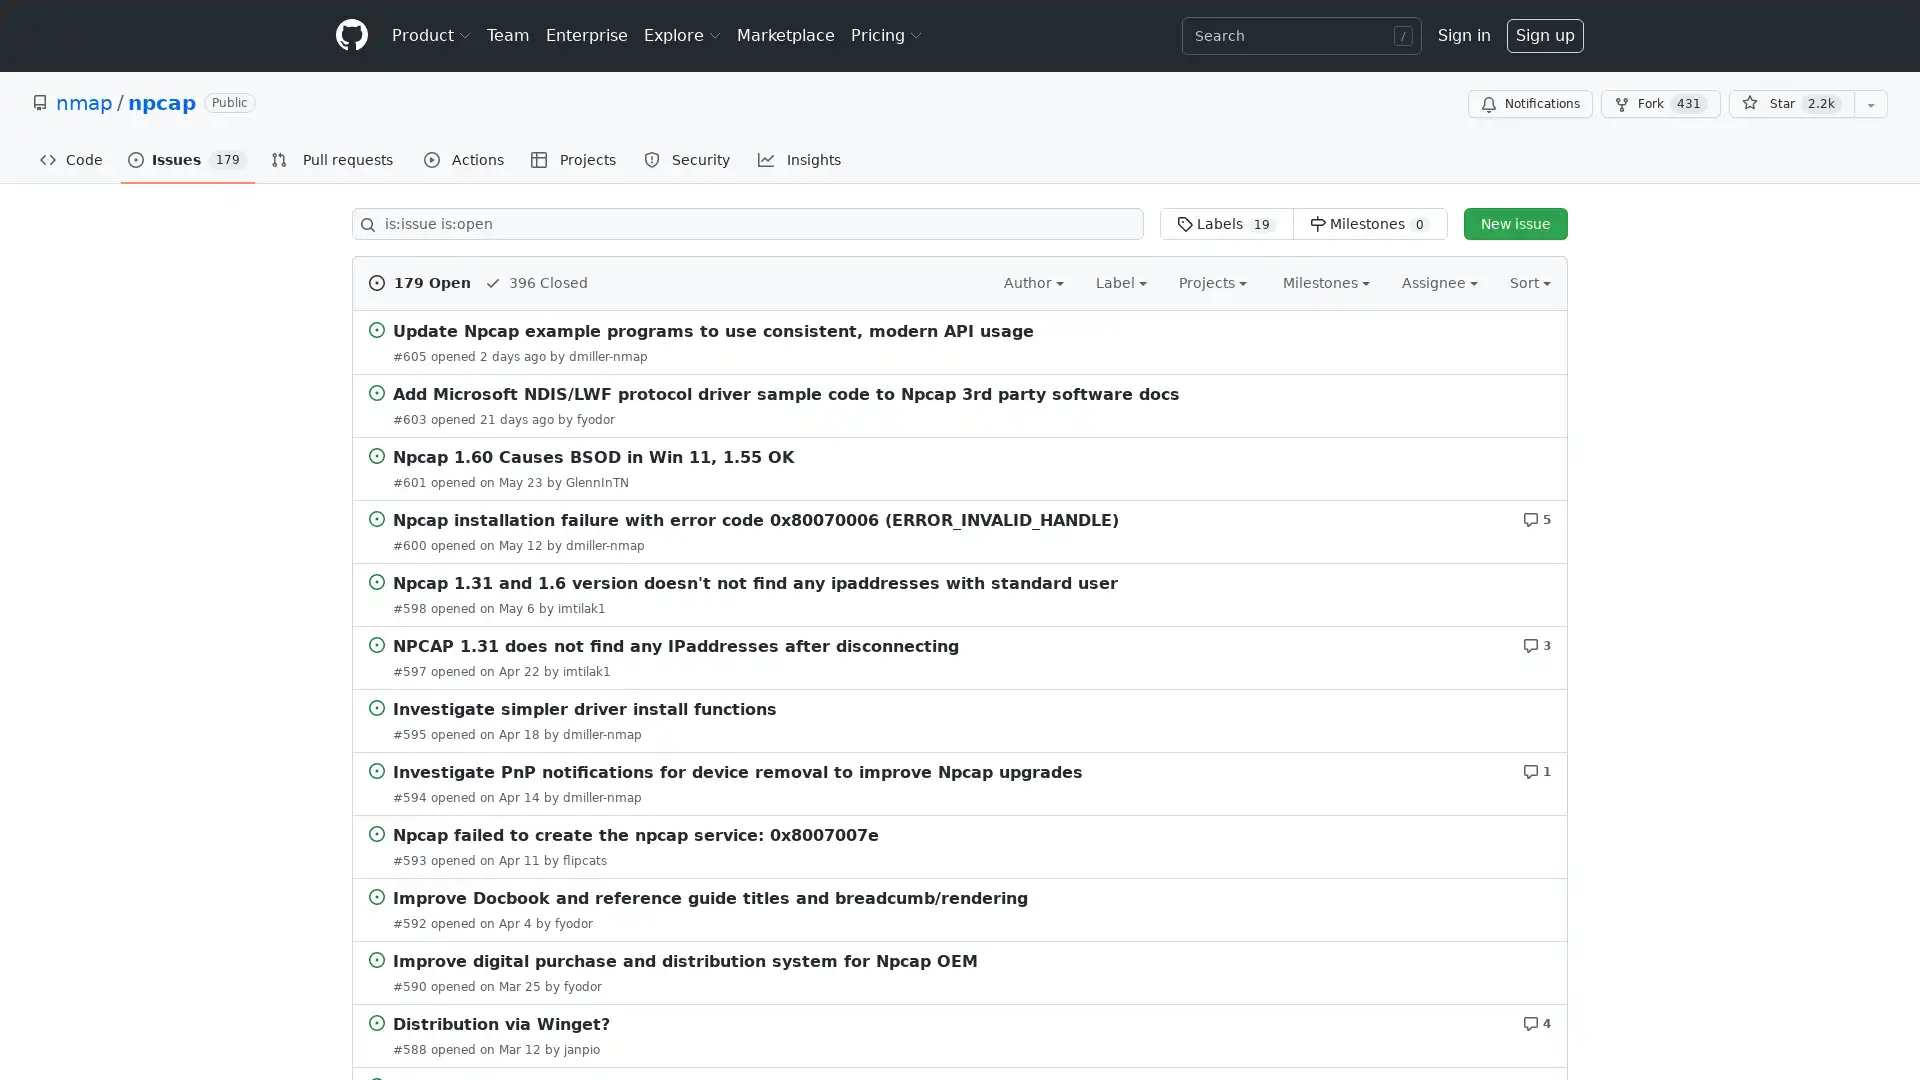 This screenshot has height=1080, width=1920. What do you see at coordinates (1870, 104) in the screenshot?
I see `You must be signed in to add this repository to a list` at bounding box center [1870, 104].